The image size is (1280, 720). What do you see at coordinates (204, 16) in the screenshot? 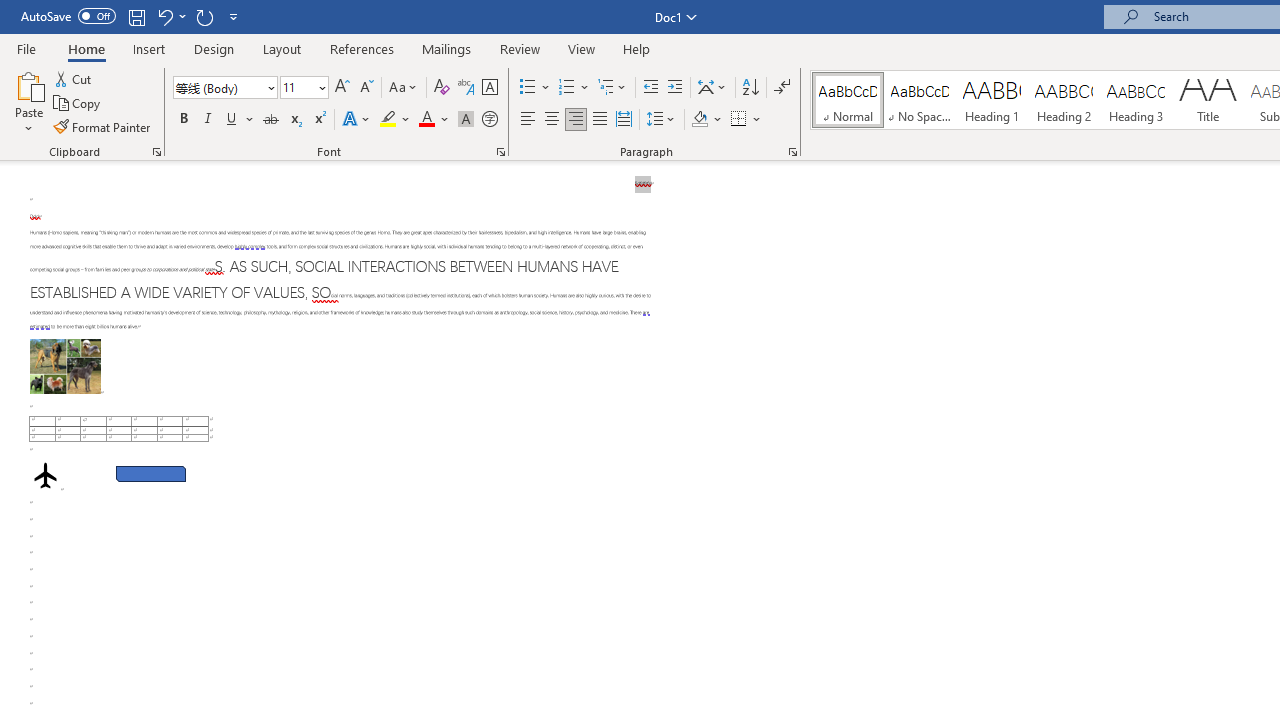
I see `'Repeat Paragraph Alignment'` at bounding box center [204, 16].